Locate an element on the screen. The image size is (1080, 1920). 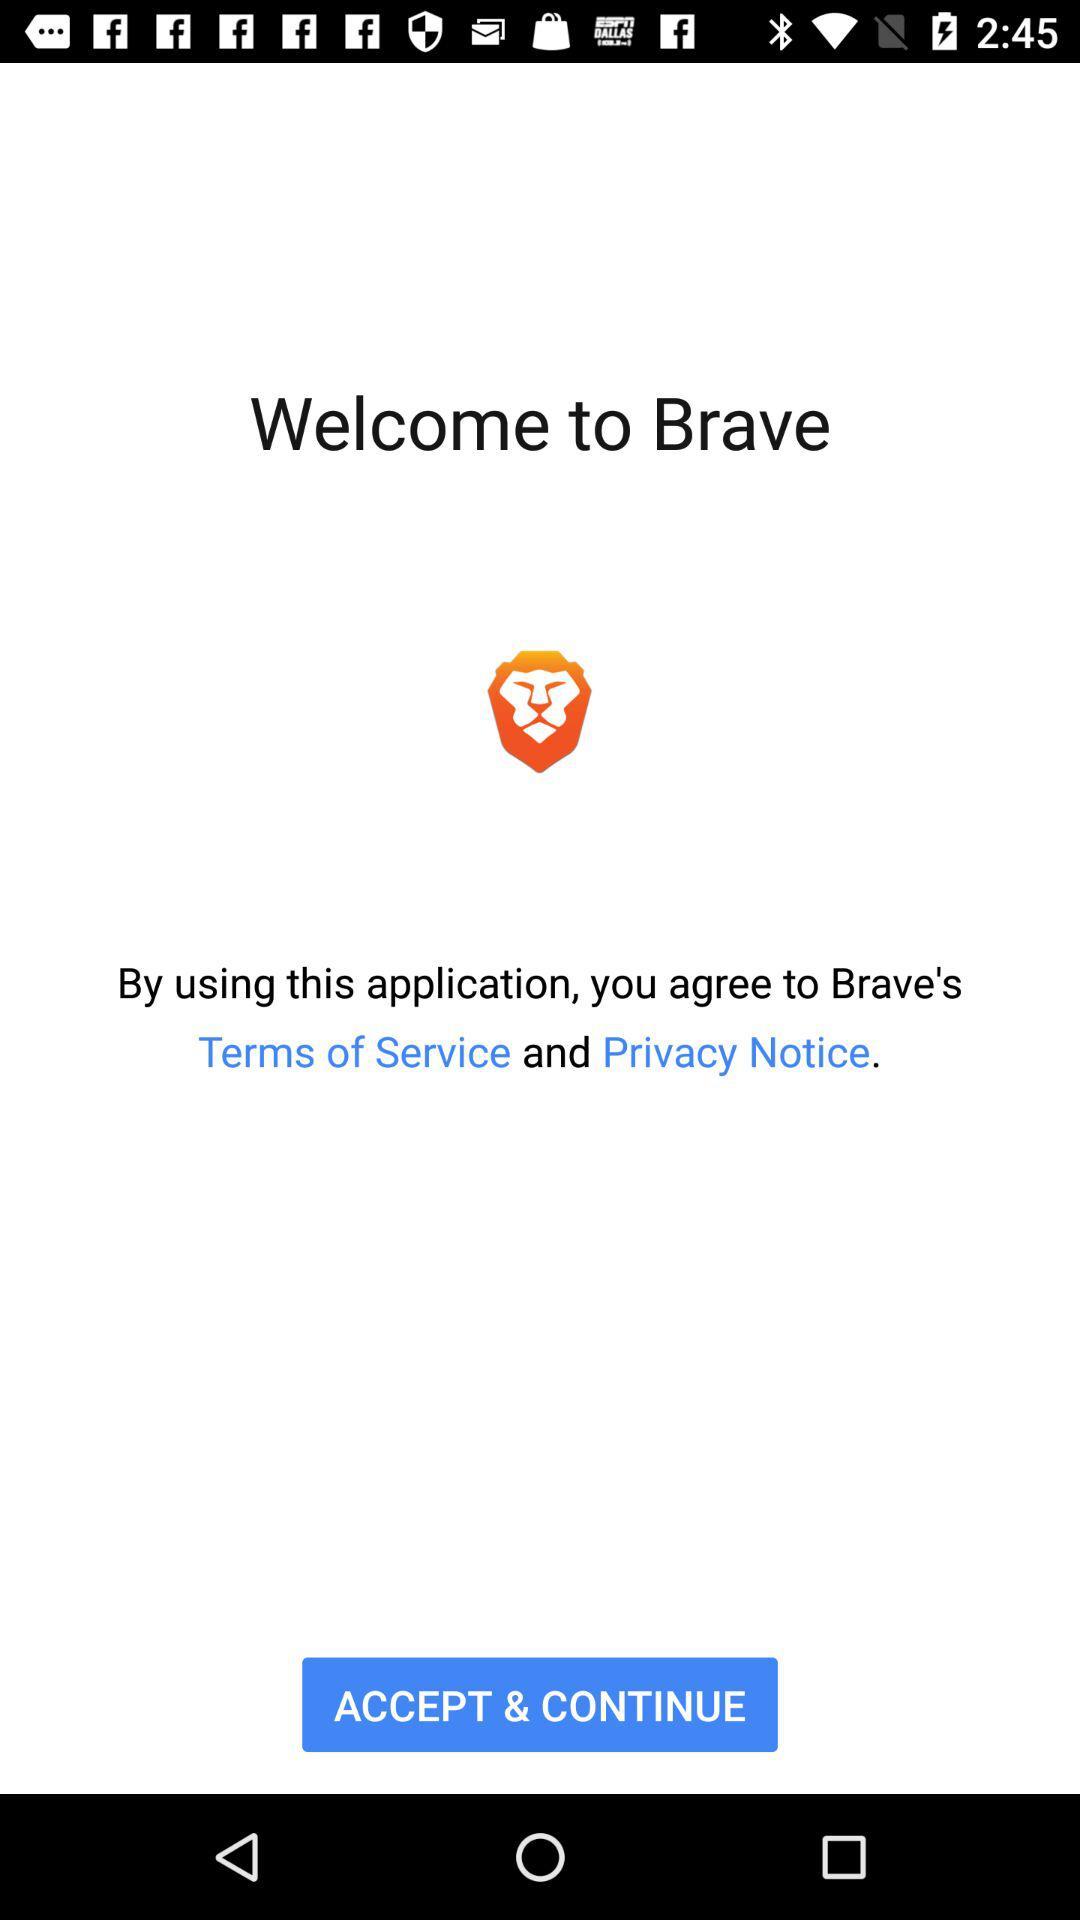
the icon below by using this icon is located at coordinates (540, 1703).